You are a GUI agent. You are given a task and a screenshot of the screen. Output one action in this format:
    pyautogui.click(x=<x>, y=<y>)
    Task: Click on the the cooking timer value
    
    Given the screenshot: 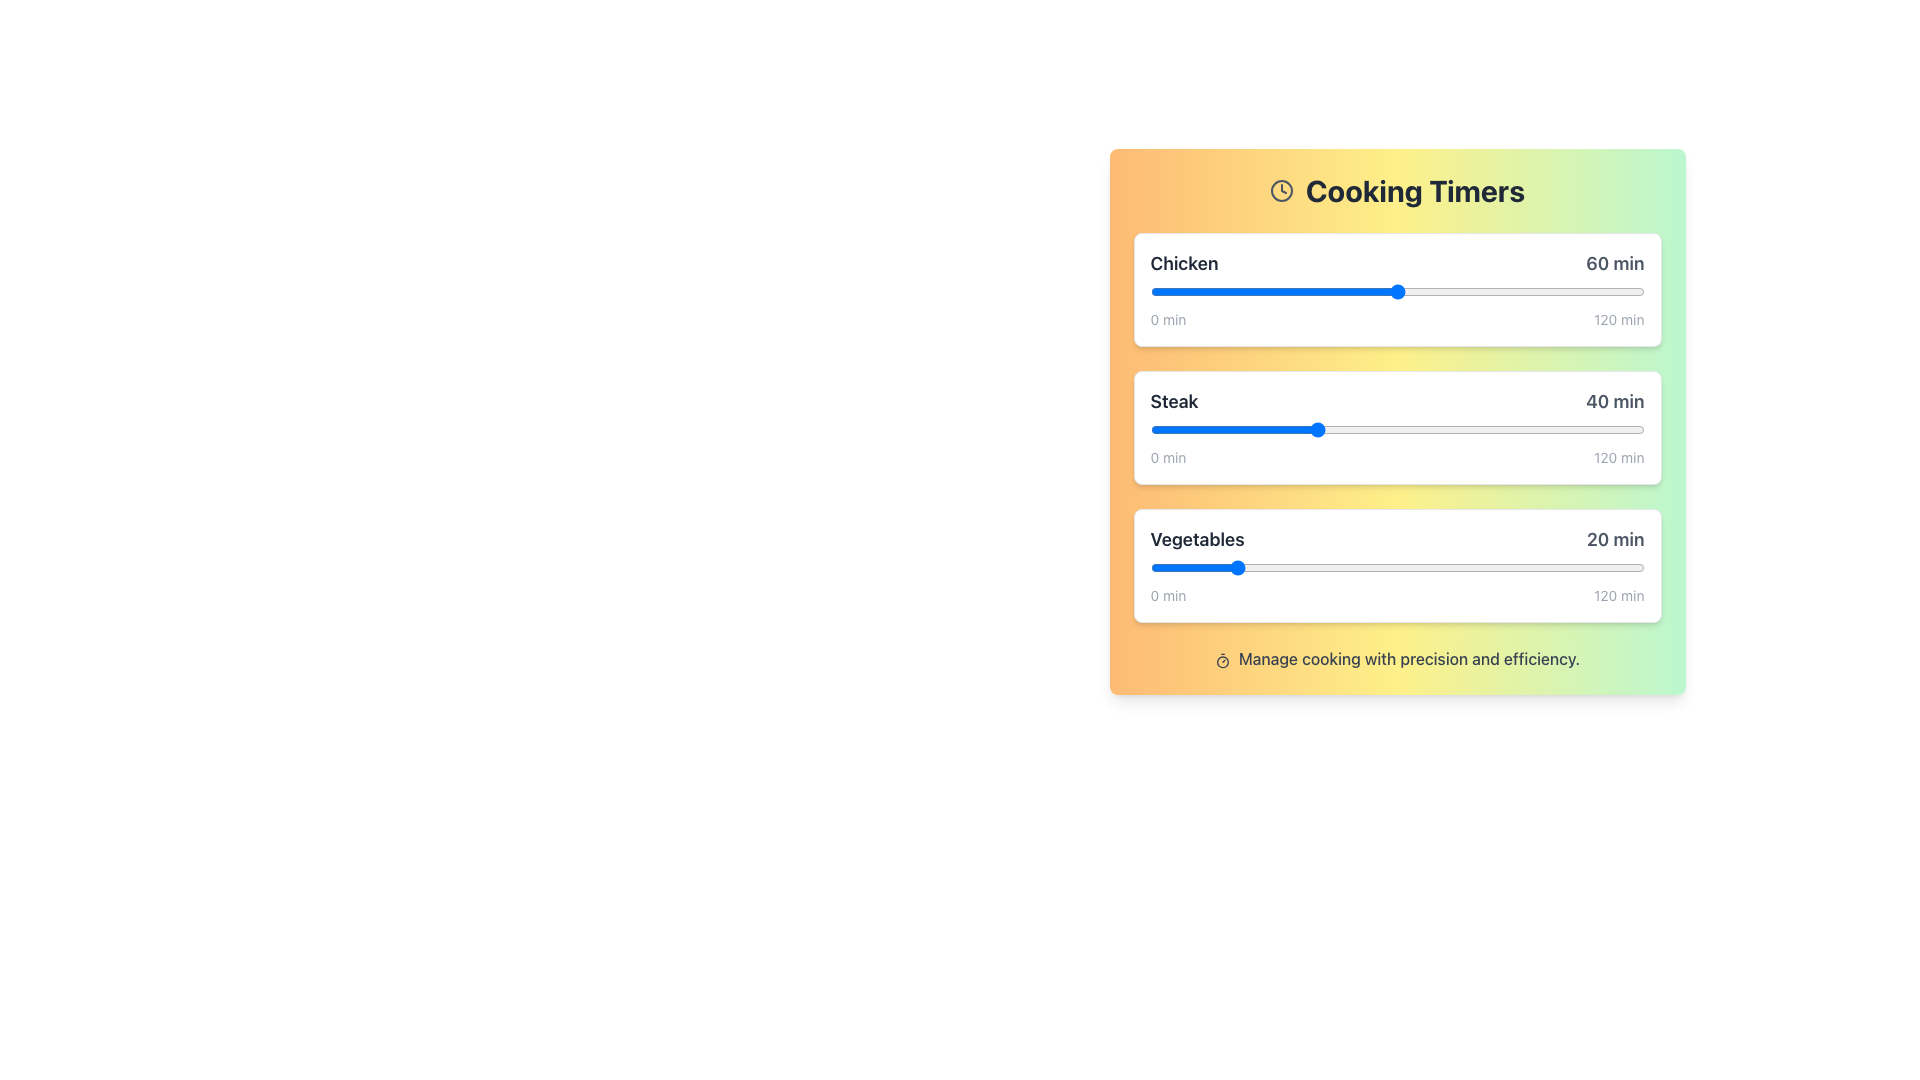 What is the action you would take?
    pyautogui.click(x=1636, y=292)
    